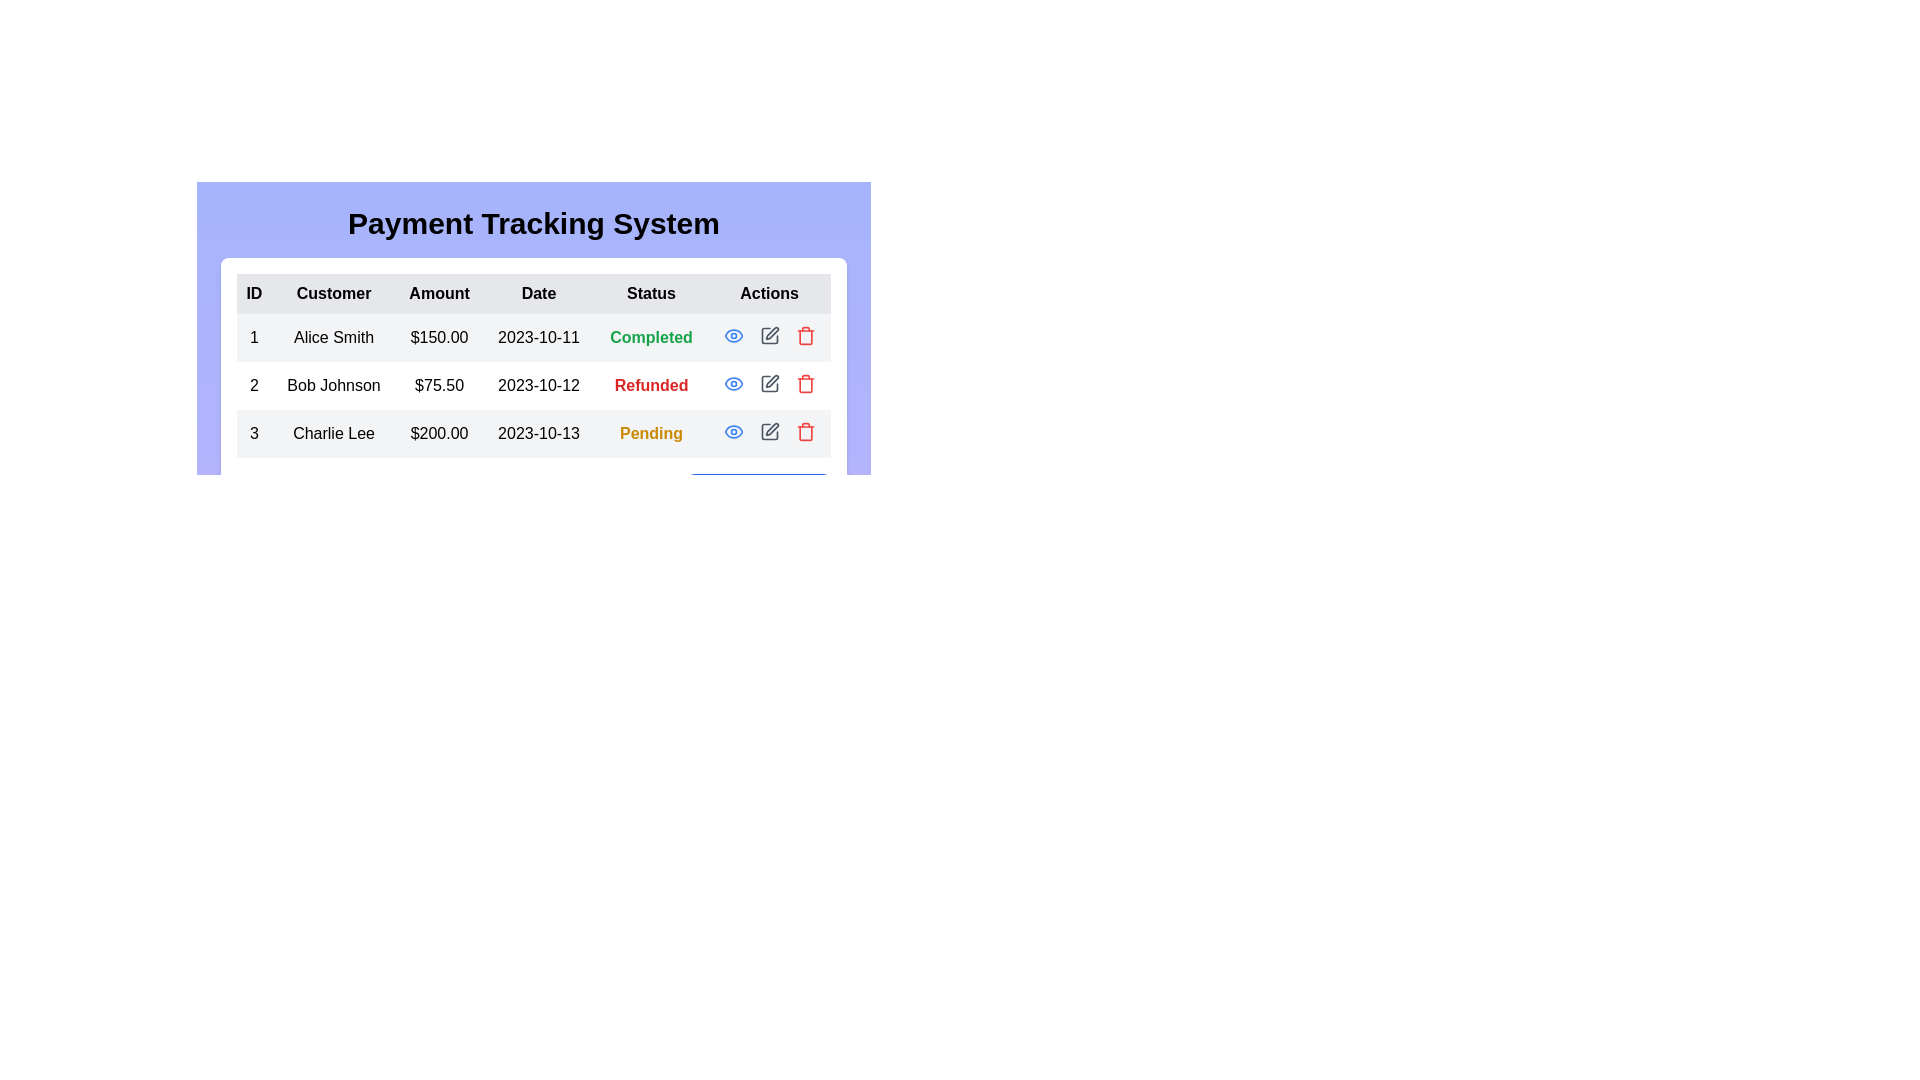 The width and height of the screenshot is (1920, 1080). I want to click on the 'Charlie Lee' text label in the Customer column of the Payment Tracking System table, which serves as an identifier for the transaction, so click(334, 433).